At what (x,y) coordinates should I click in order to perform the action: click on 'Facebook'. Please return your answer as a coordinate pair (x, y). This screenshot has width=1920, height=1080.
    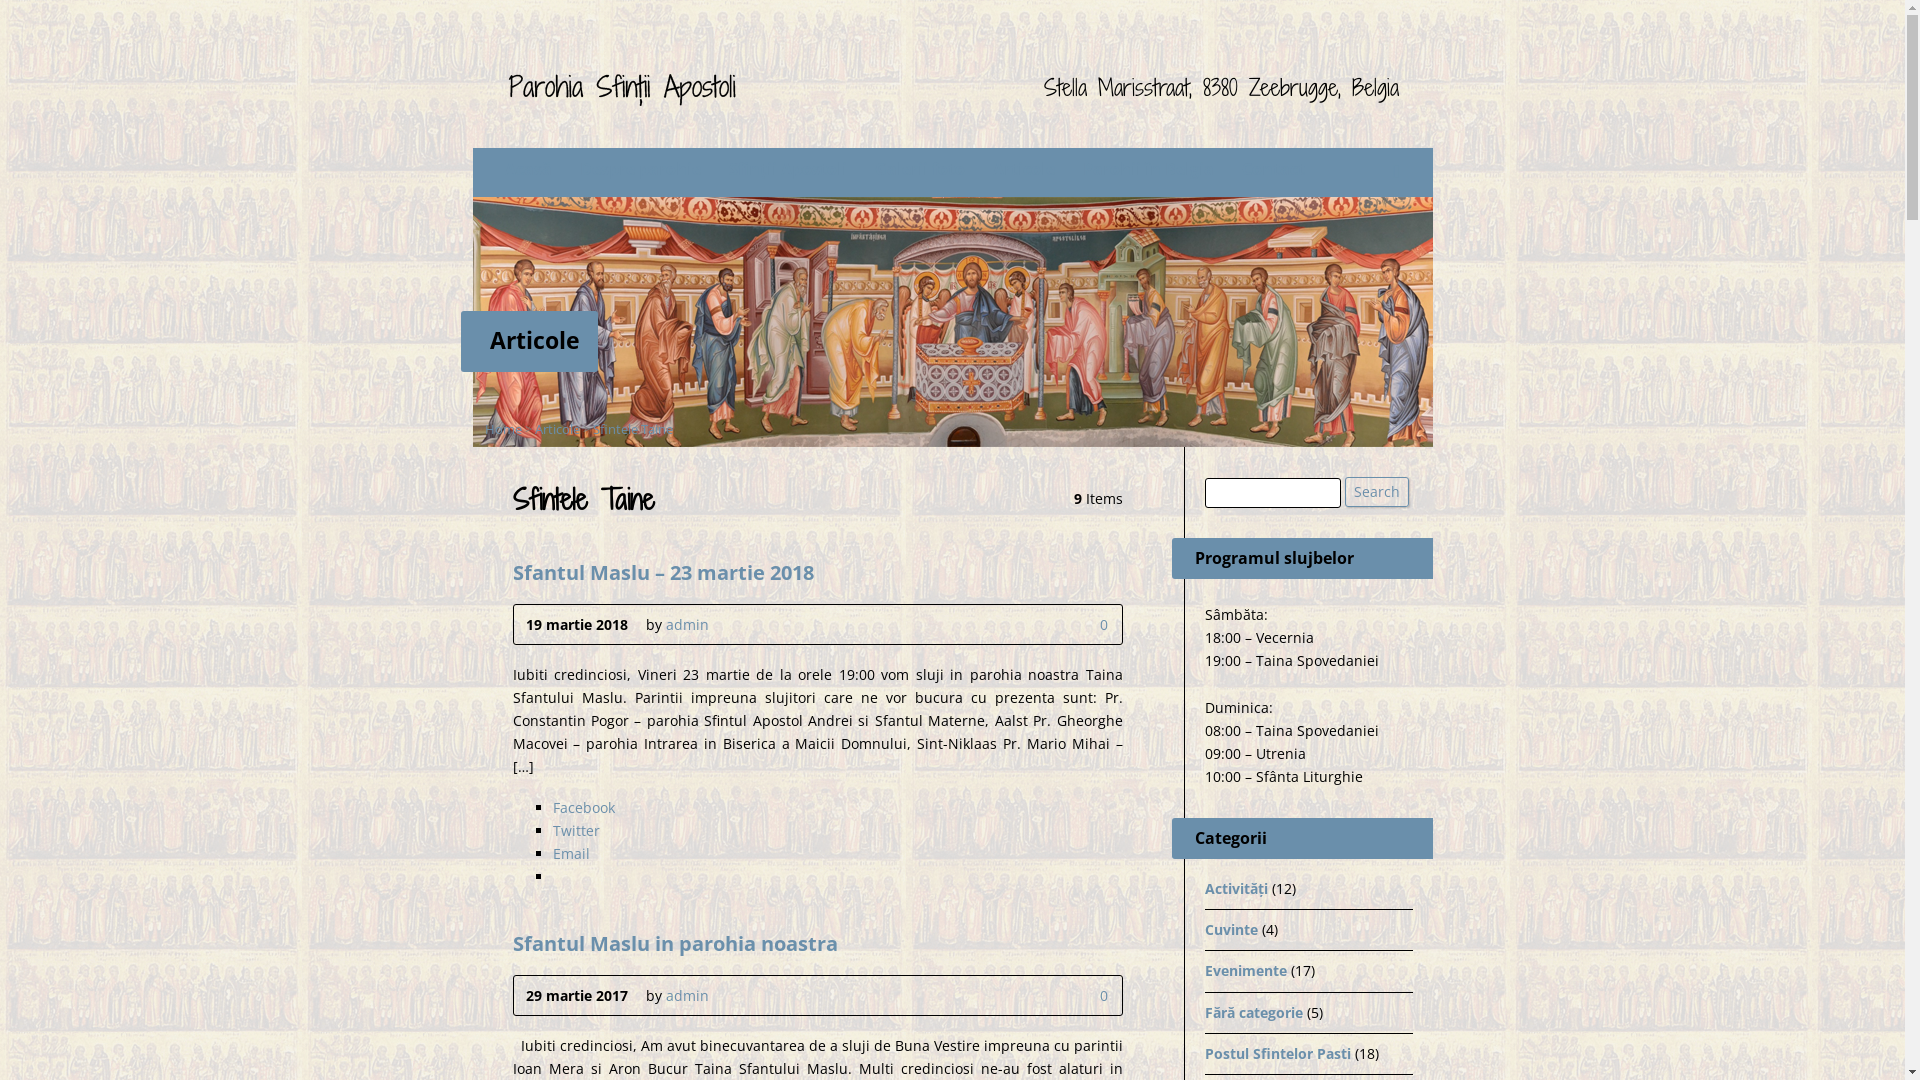
    Looking at the image, I should click on (581, 806).